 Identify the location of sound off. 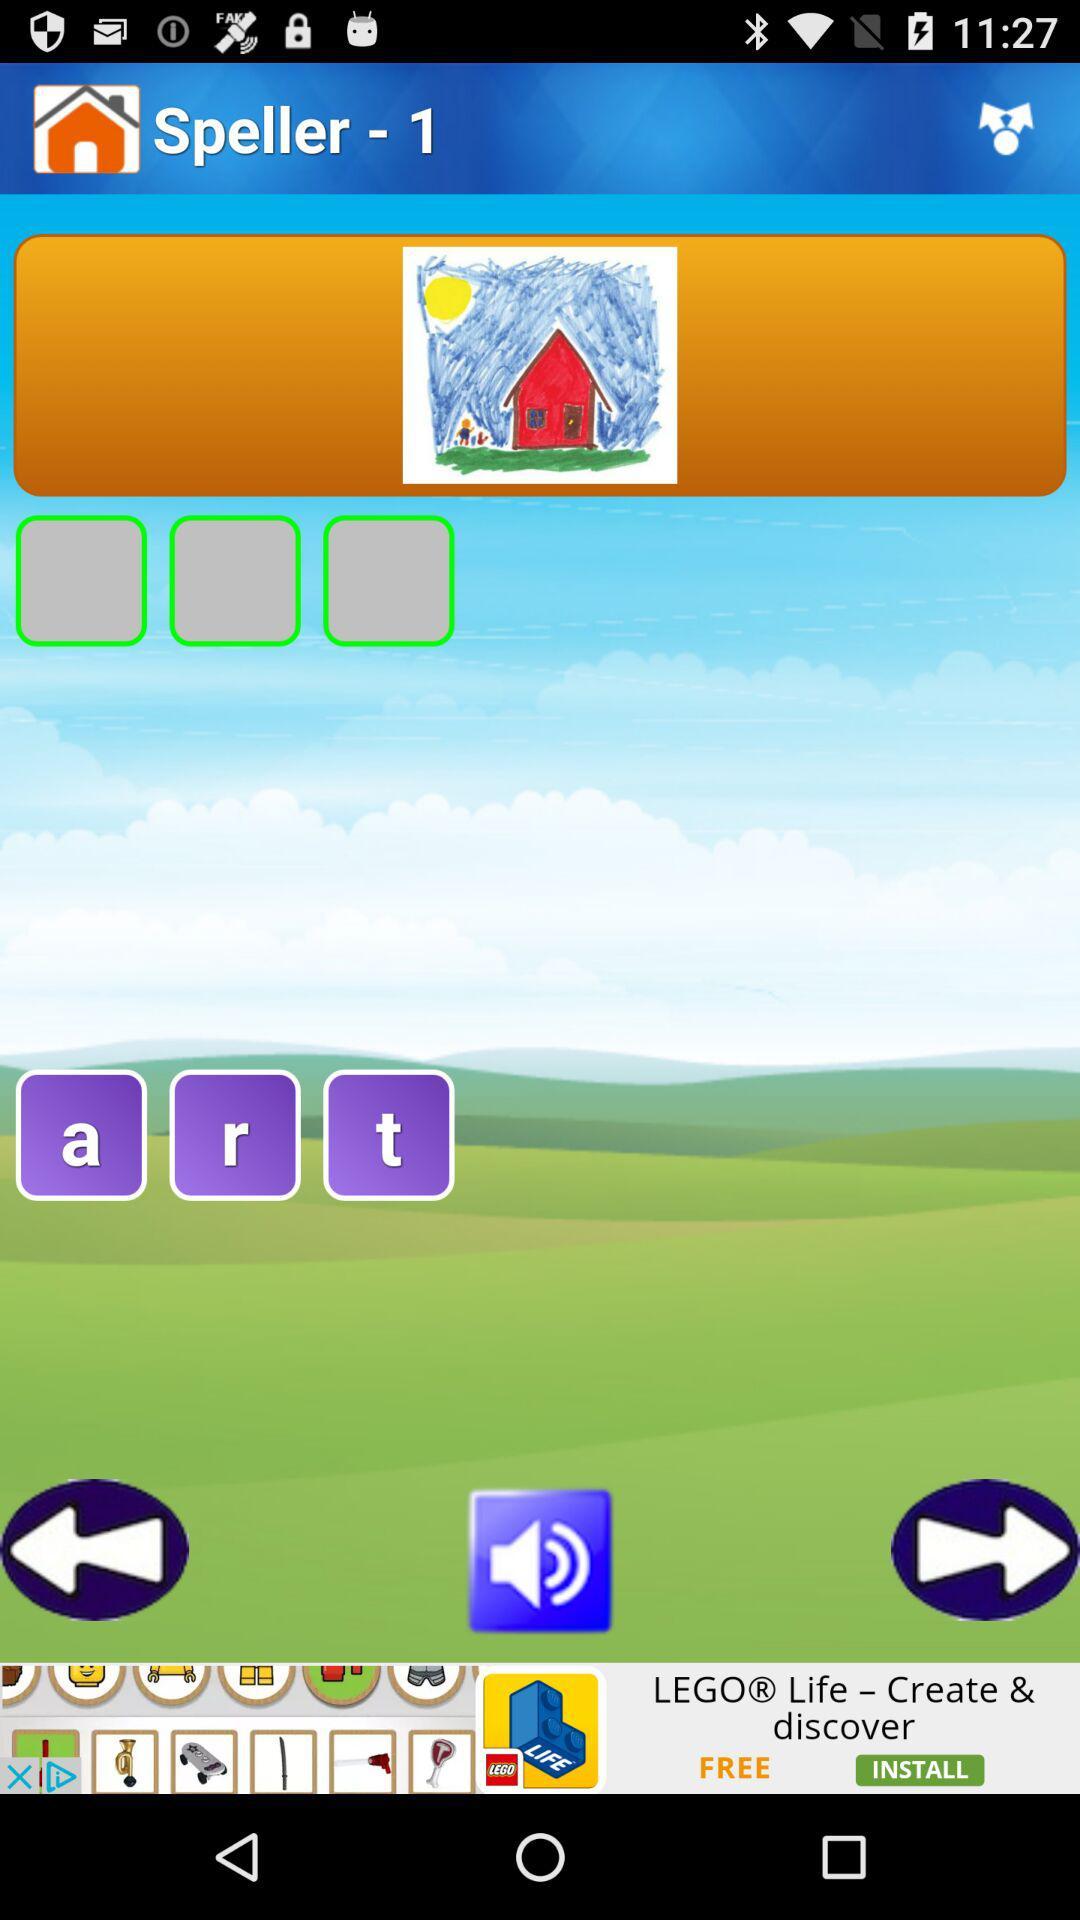
(540, 1556).